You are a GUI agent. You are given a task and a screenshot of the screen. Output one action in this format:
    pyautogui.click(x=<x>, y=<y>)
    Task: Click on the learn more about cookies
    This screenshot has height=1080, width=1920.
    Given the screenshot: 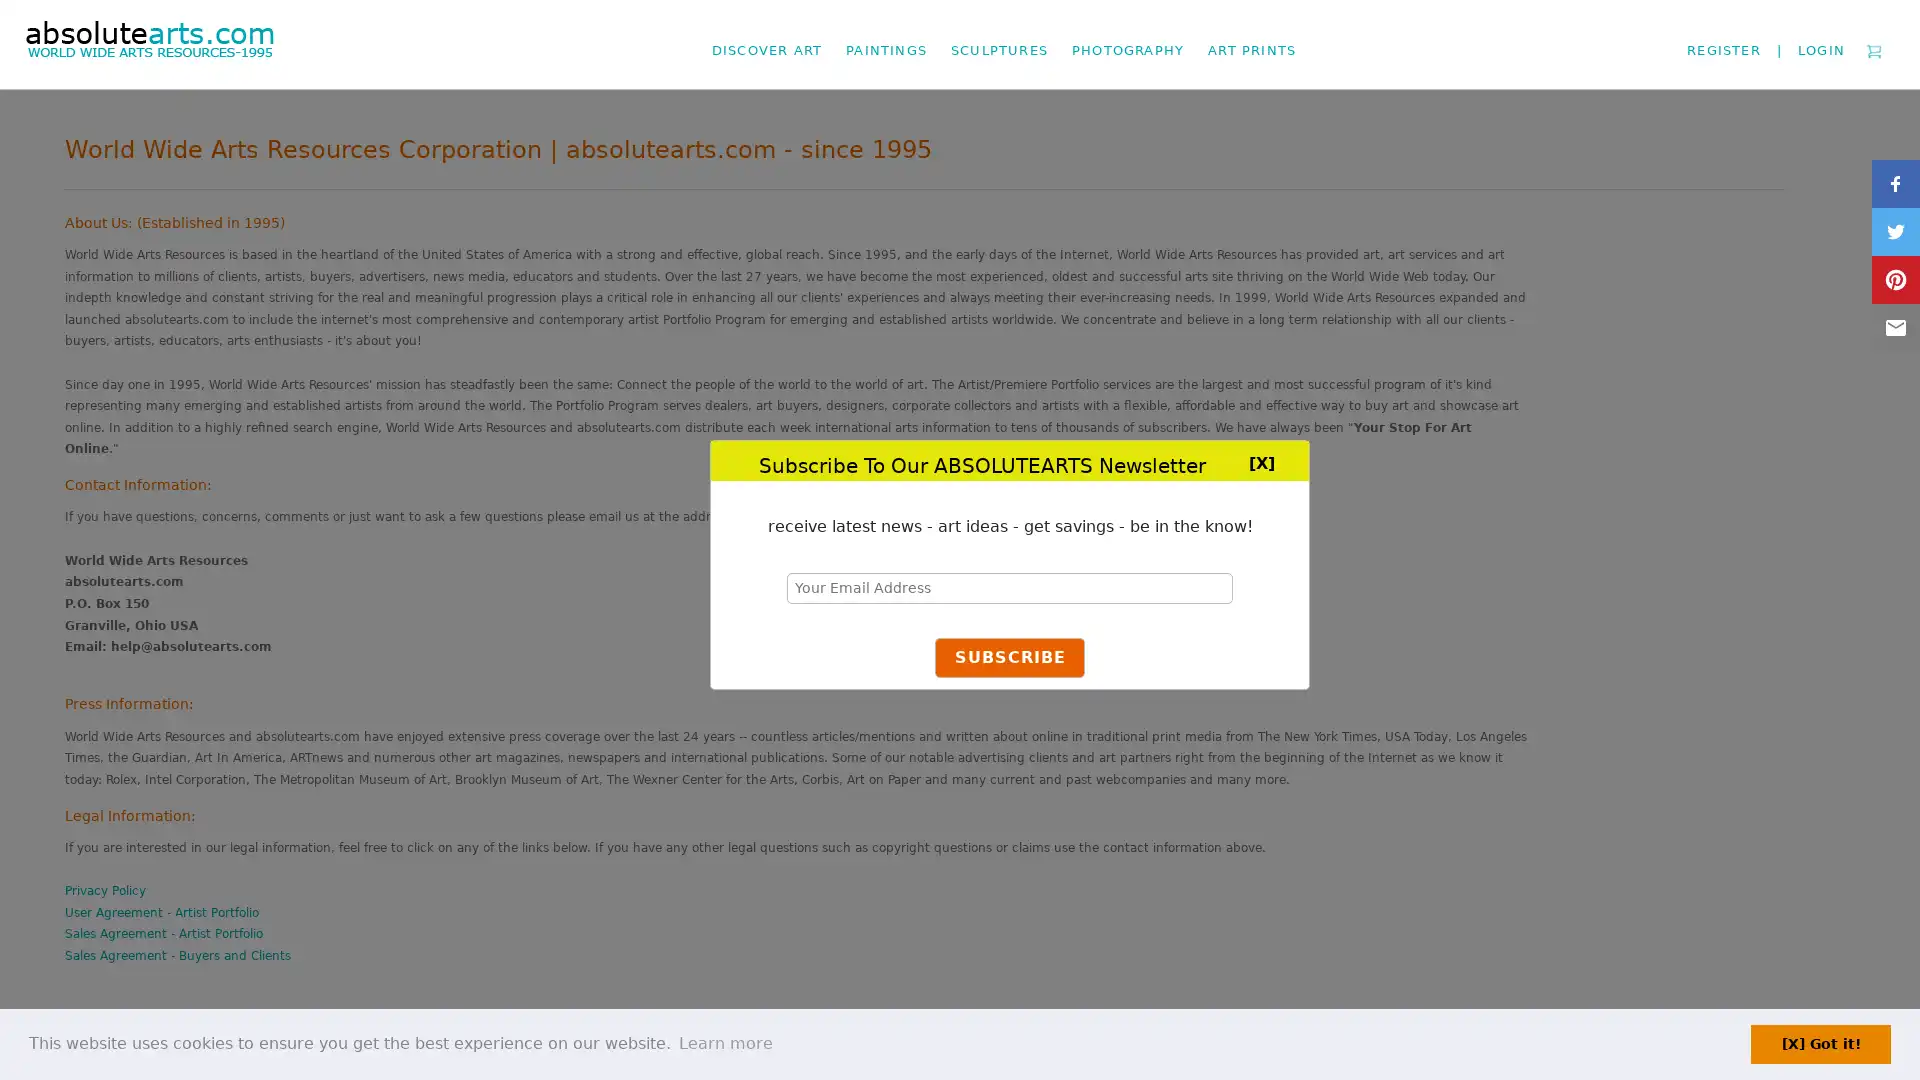 What is the action you would take?
    pyautogui.click(x=724, y=1043)
    